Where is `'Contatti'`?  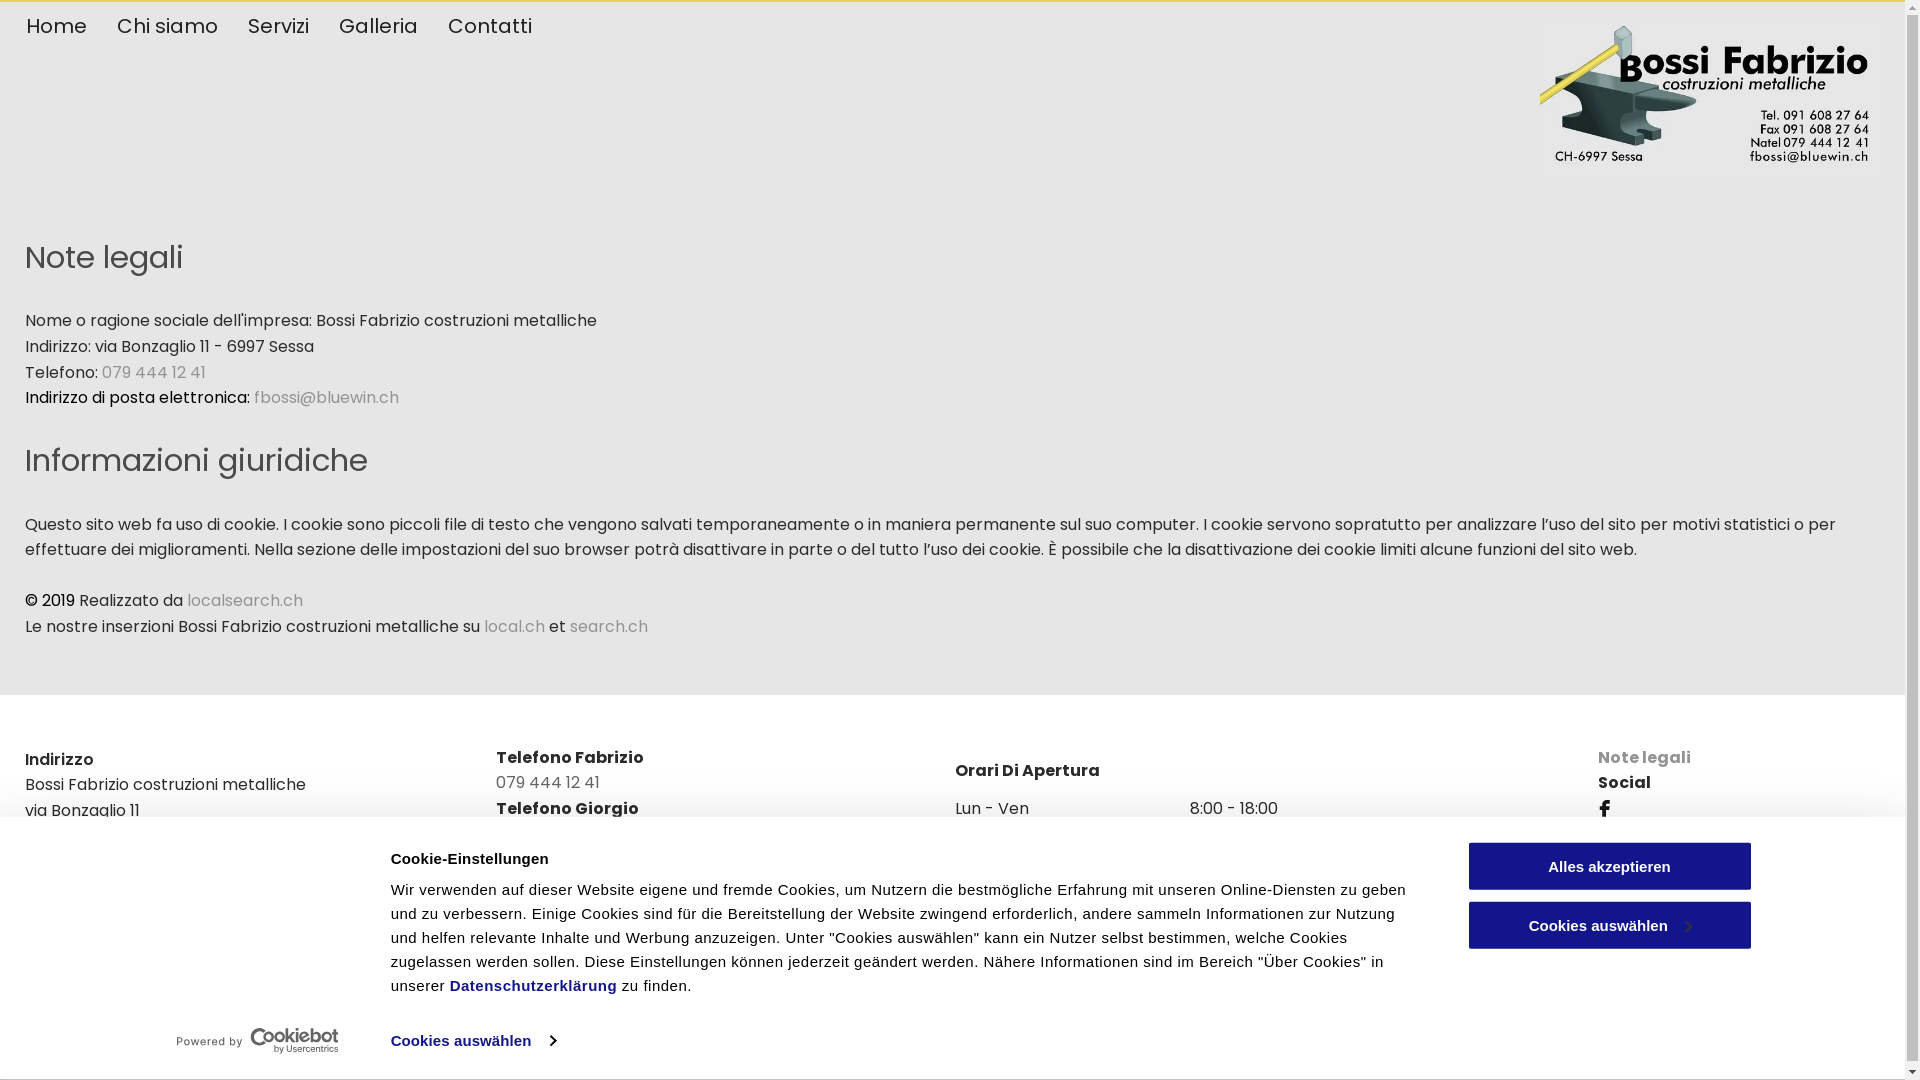 'Contatti' is located at coordinates (489, 24).